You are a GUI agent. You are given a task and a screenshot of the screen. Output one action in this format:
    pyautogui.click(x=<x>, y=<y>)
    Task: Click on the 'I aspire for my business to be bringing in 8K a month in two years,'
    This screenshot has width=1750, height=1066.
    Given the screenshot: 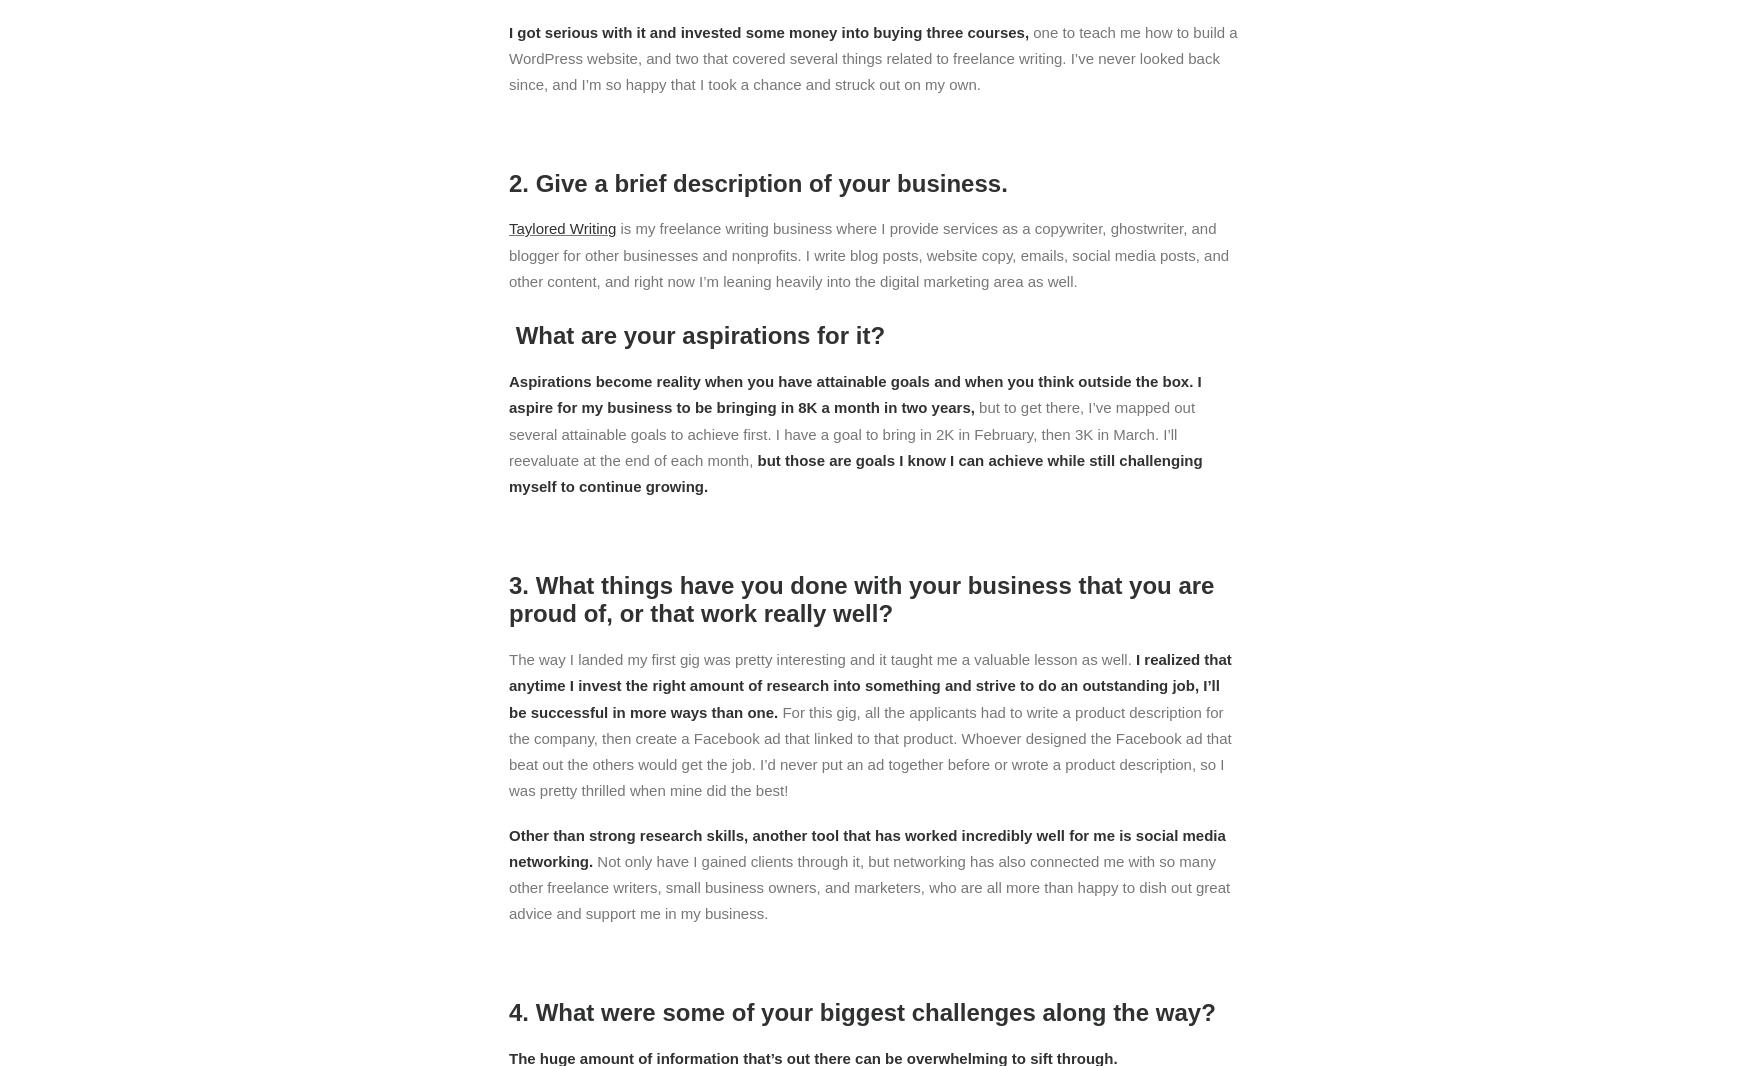 What is the action you would take?
    pyautogui.click(x=855, y=394)
    